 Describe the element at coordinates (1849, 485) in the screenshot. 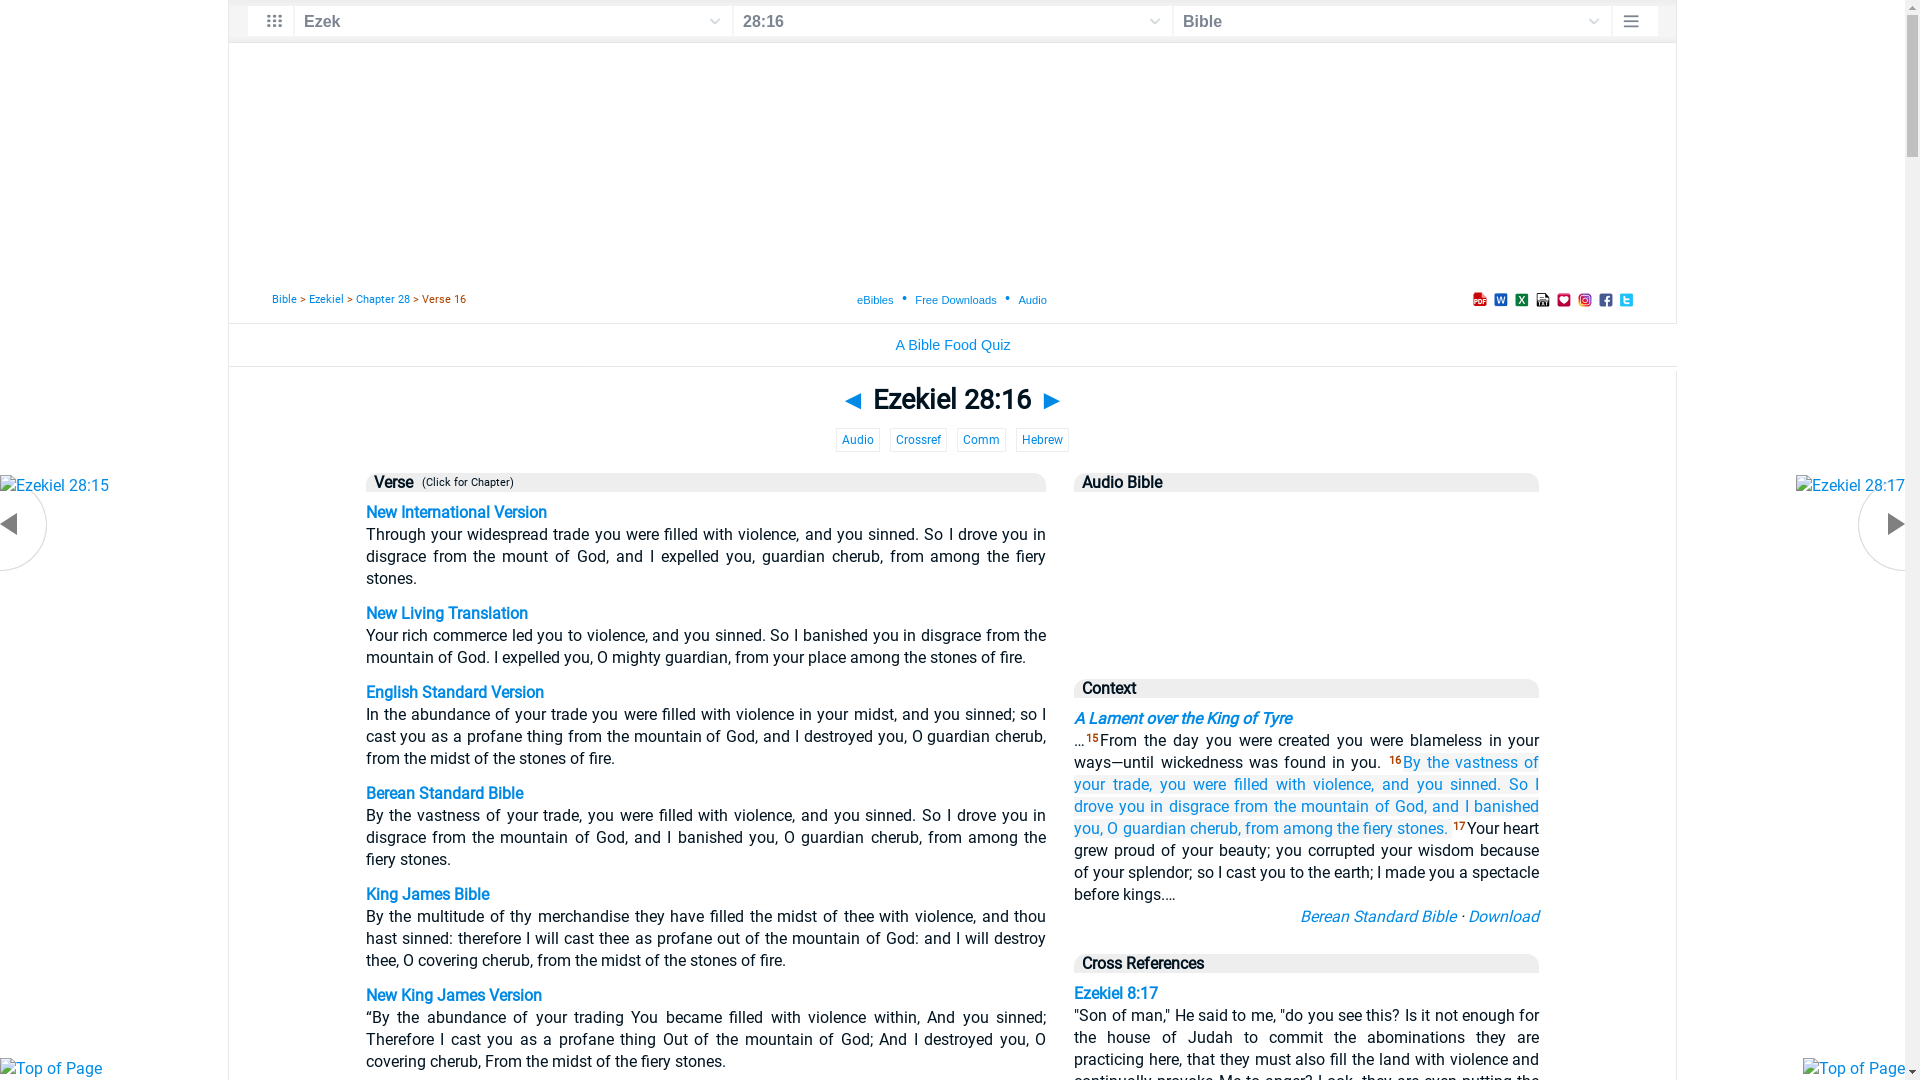

I see `'Ezekiel 28:17'` at that location.